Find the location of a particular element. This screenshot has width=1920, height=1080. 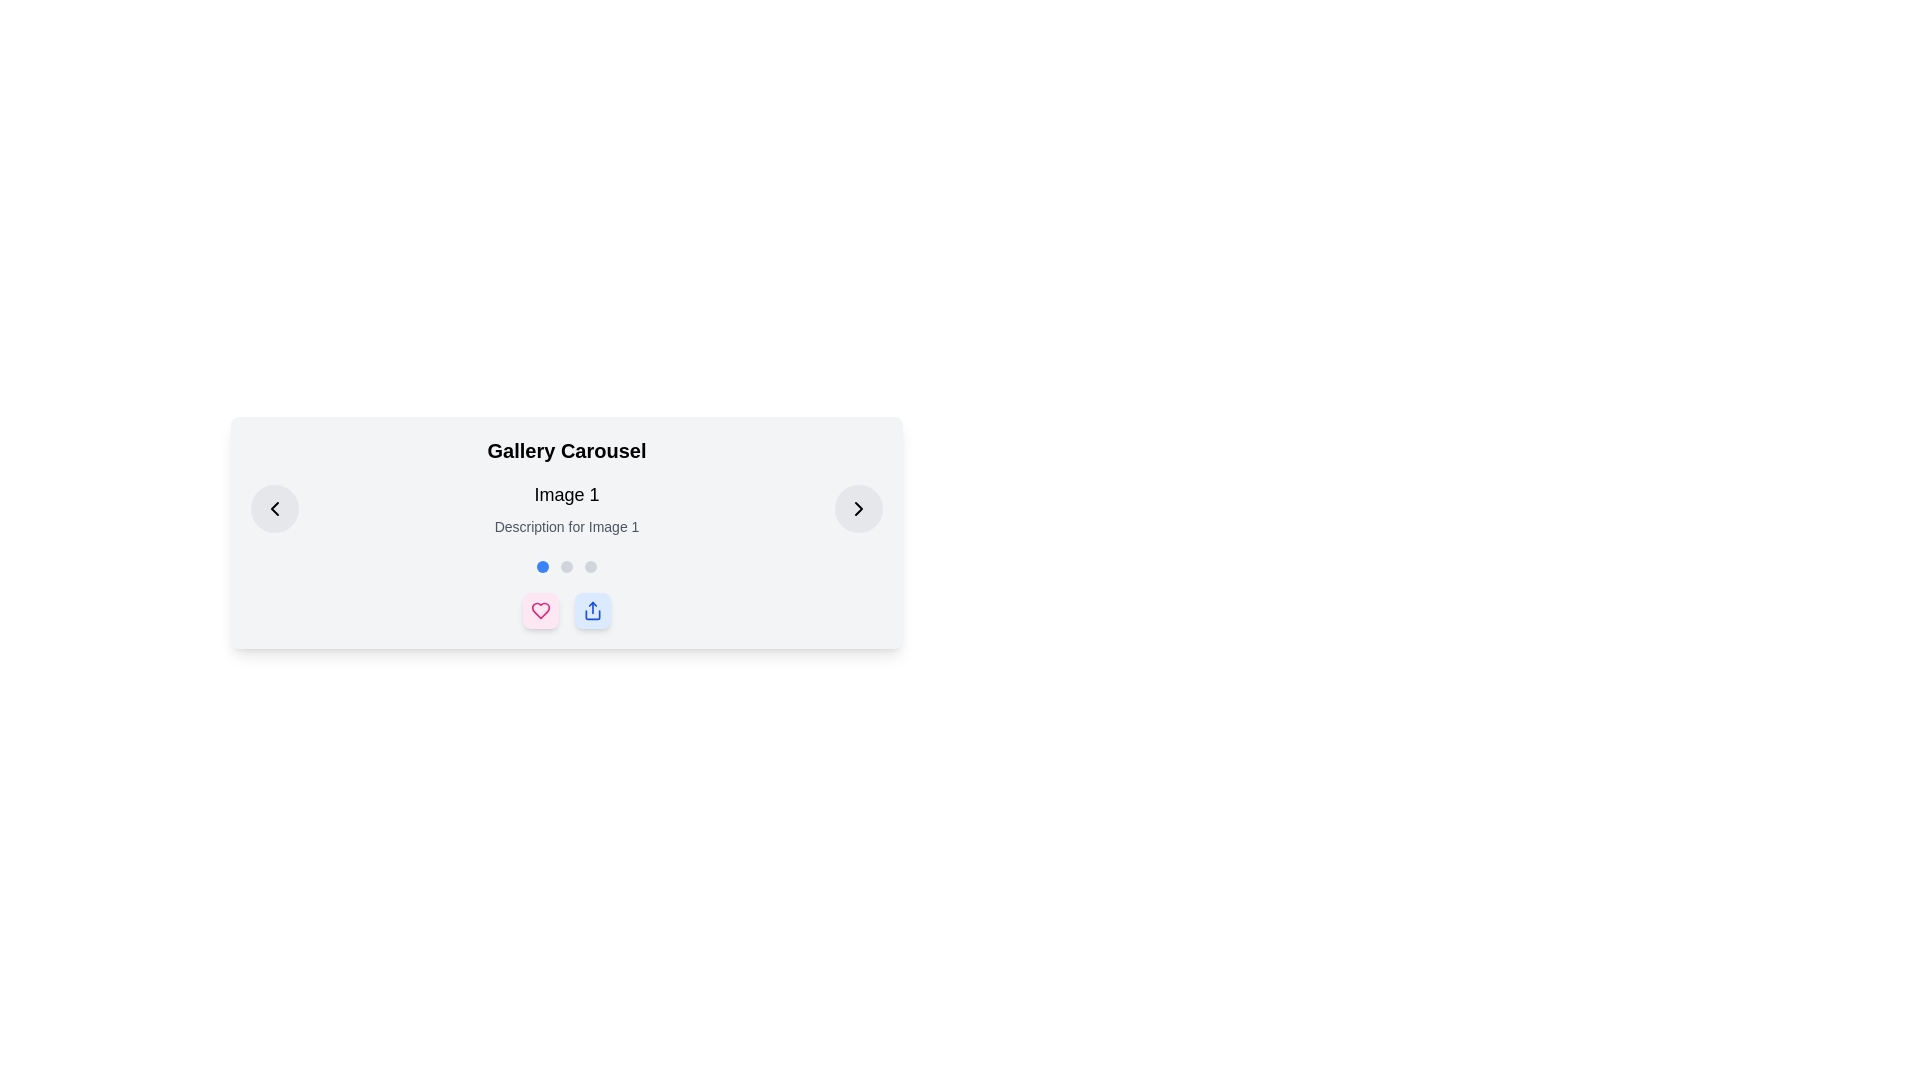

the heart-shaped icon with a pink outline is located at coordinates (541, 609).